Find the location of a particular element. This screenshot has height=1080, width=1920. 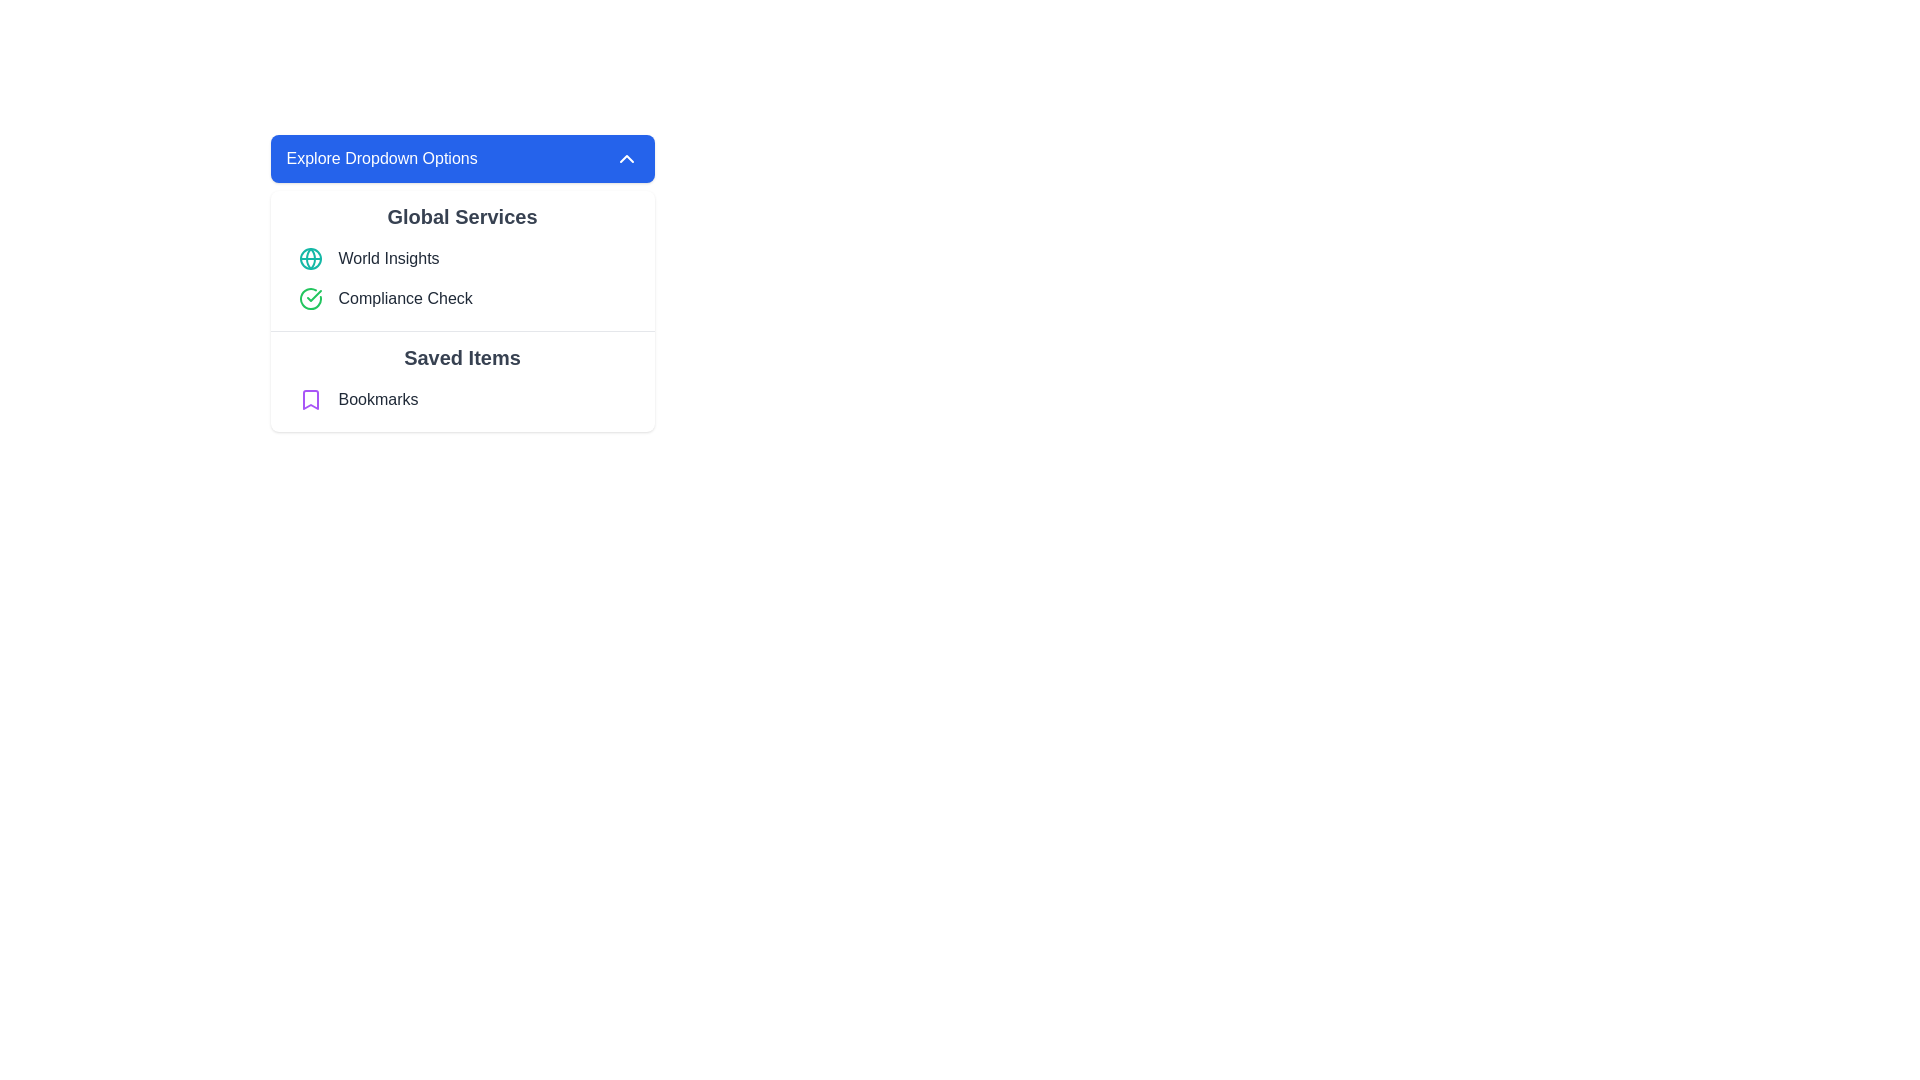

the purple bookmark icon located next to the 'Bookmarks' label in the 'Saved Items' section of the dropdown menu is located at coordinates (309, 400).